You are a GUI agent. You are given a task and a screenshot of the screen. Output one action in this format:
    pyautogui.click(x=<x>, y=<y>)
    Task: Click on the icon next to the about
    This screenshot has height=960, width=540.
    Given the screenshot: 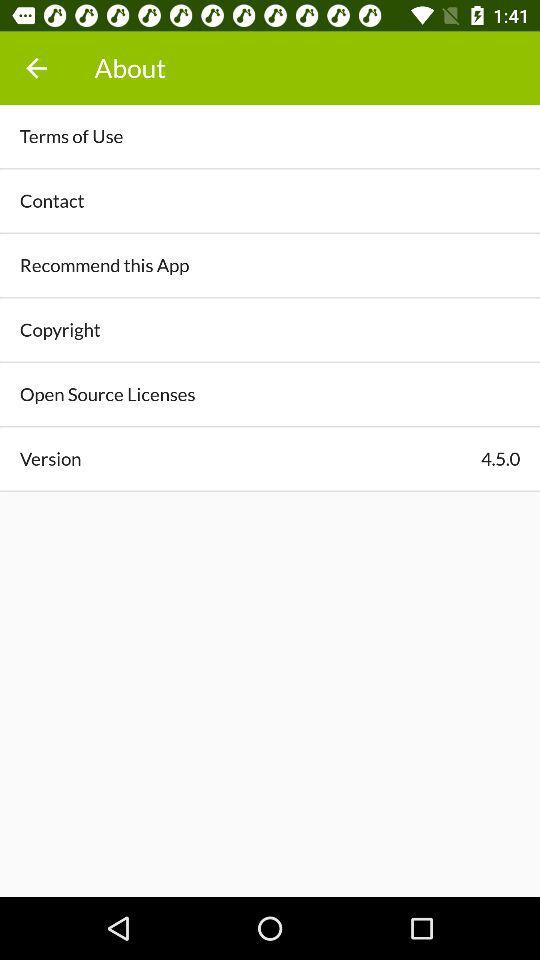 What is the action you would take?
    pyautogui.click(x=36, y=68)
    